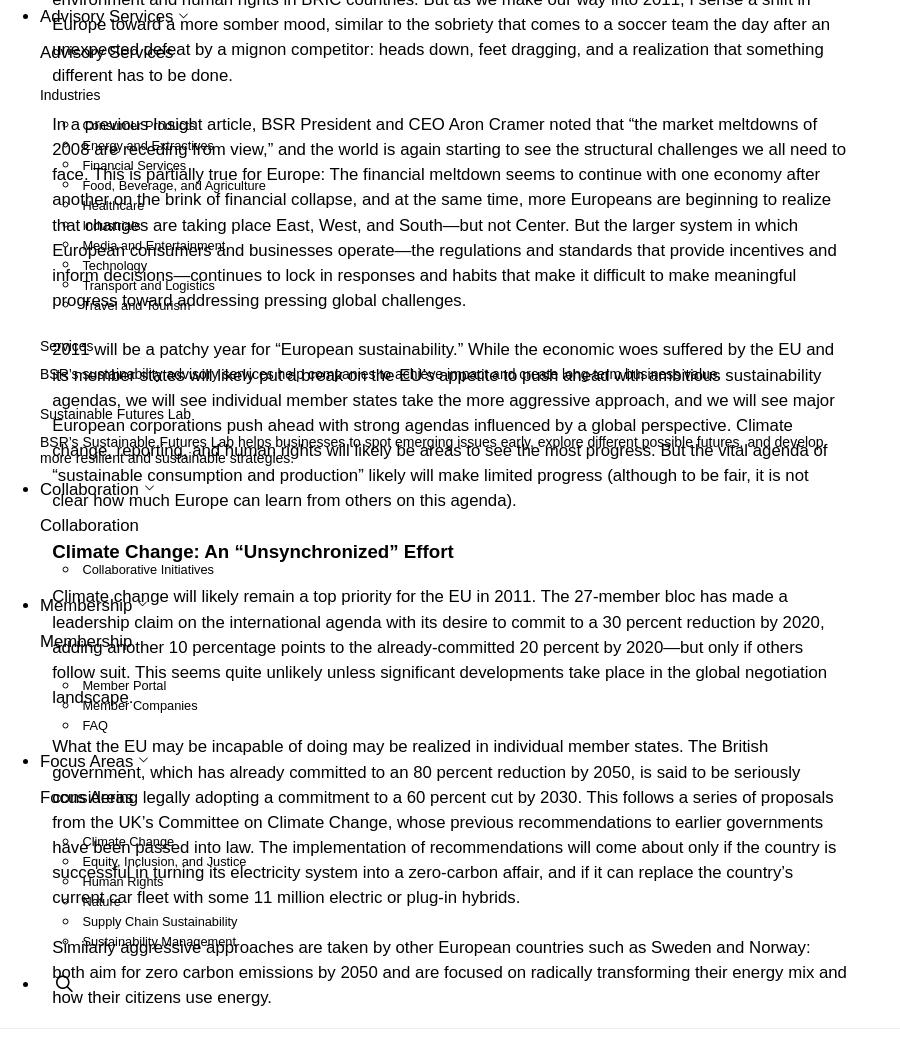  What do you see at coordinates (79, 598) in the screenshot?
I see `'Events'` at bounding box center [79, 598].